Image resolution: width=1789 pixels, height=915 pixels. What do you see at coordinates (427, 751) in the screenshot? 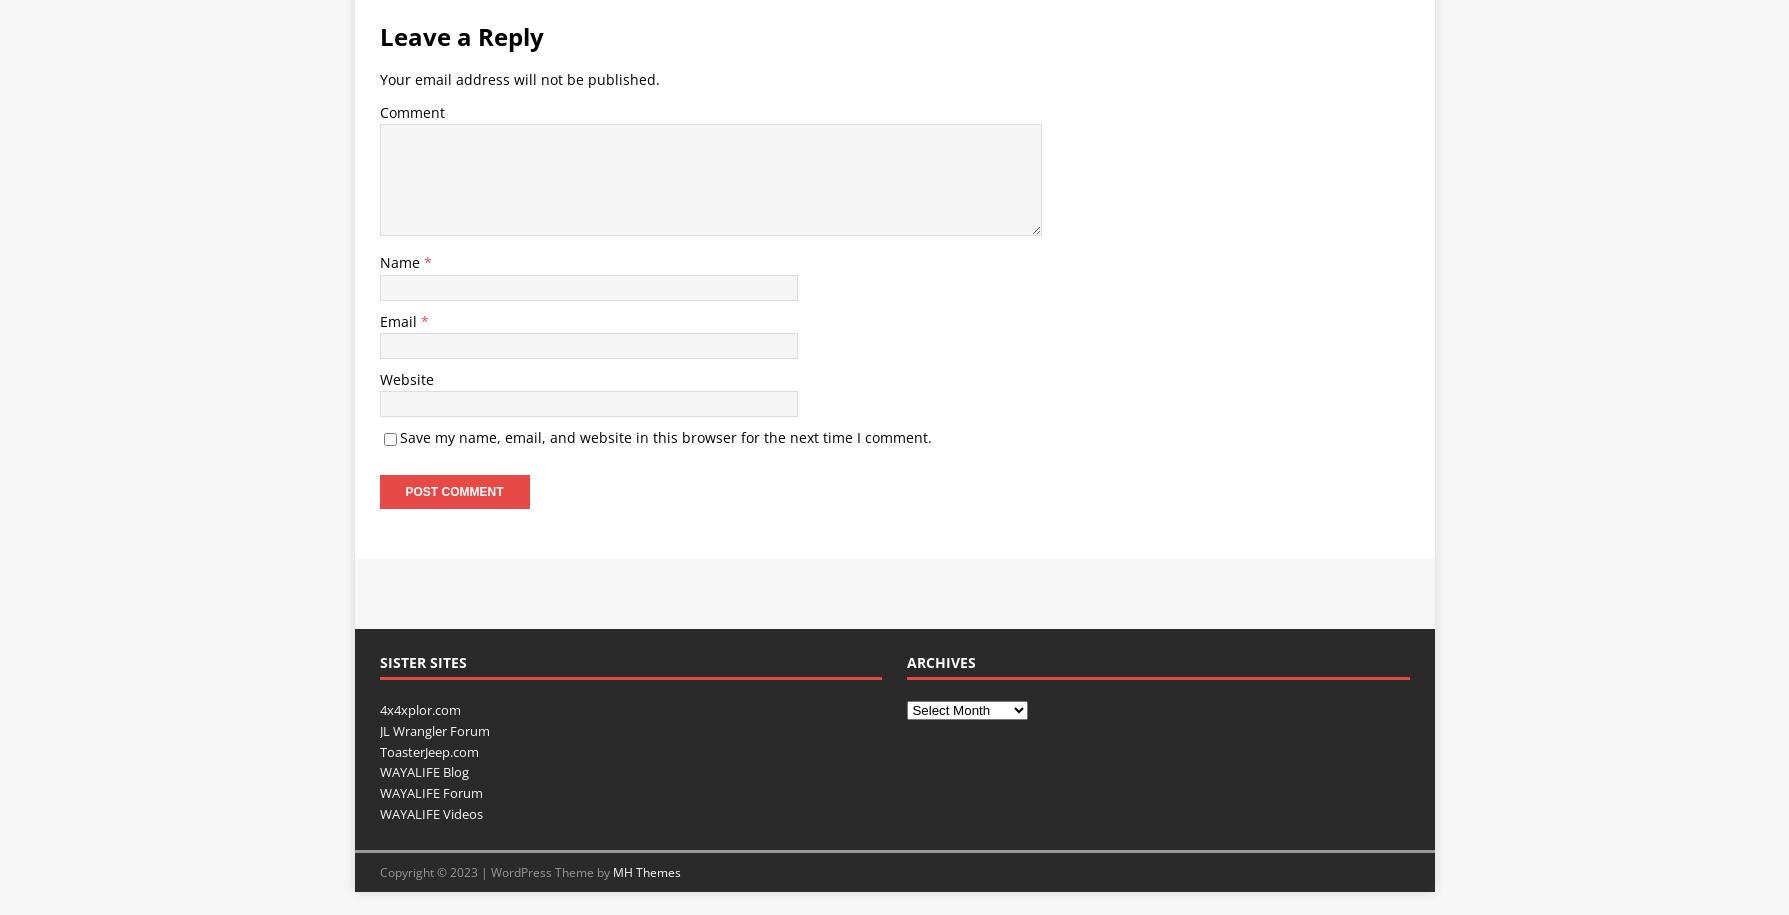
I see `'ToasterJeep.com'` at bounding box center [427, 751].